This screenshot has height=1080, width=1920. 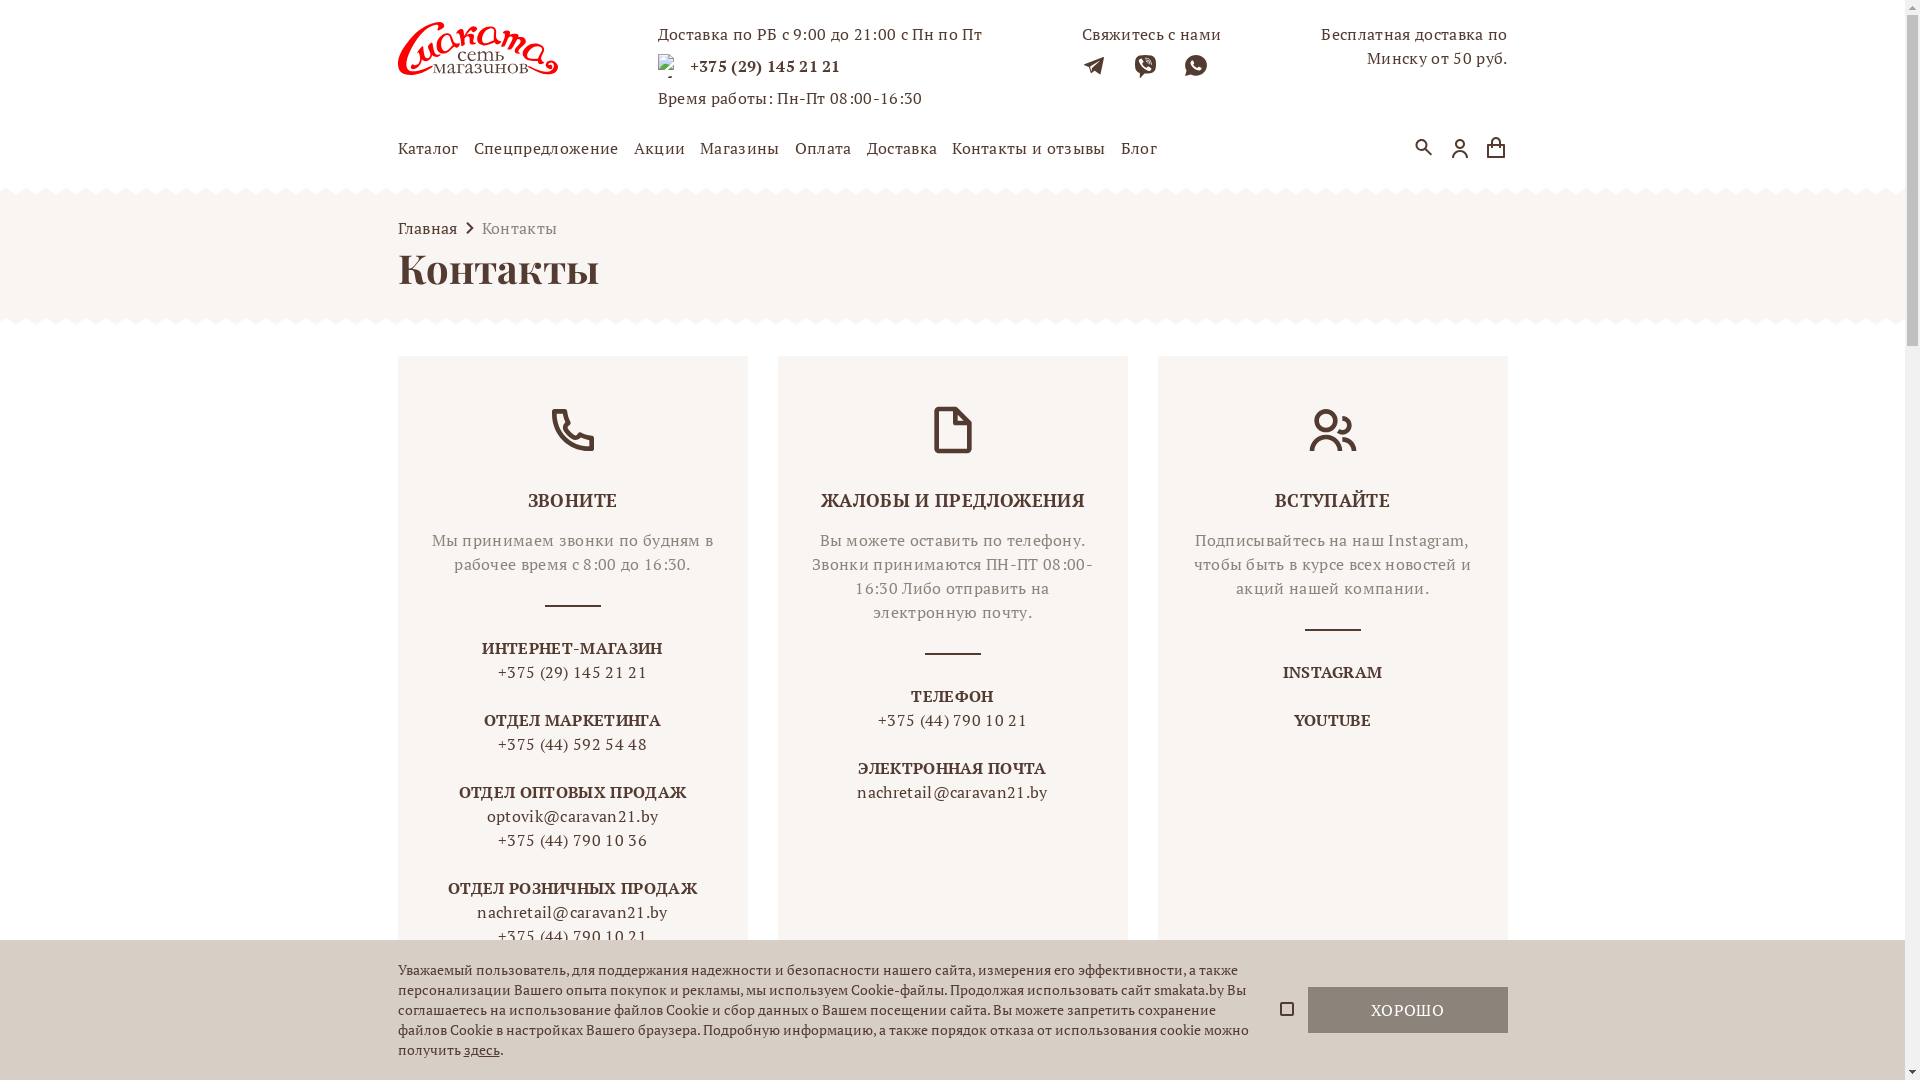 What do you see at coordinates (571, 911) in the screenshot?
I see `'nachretail@caravan21.by'` at bounding box center [571, 911].